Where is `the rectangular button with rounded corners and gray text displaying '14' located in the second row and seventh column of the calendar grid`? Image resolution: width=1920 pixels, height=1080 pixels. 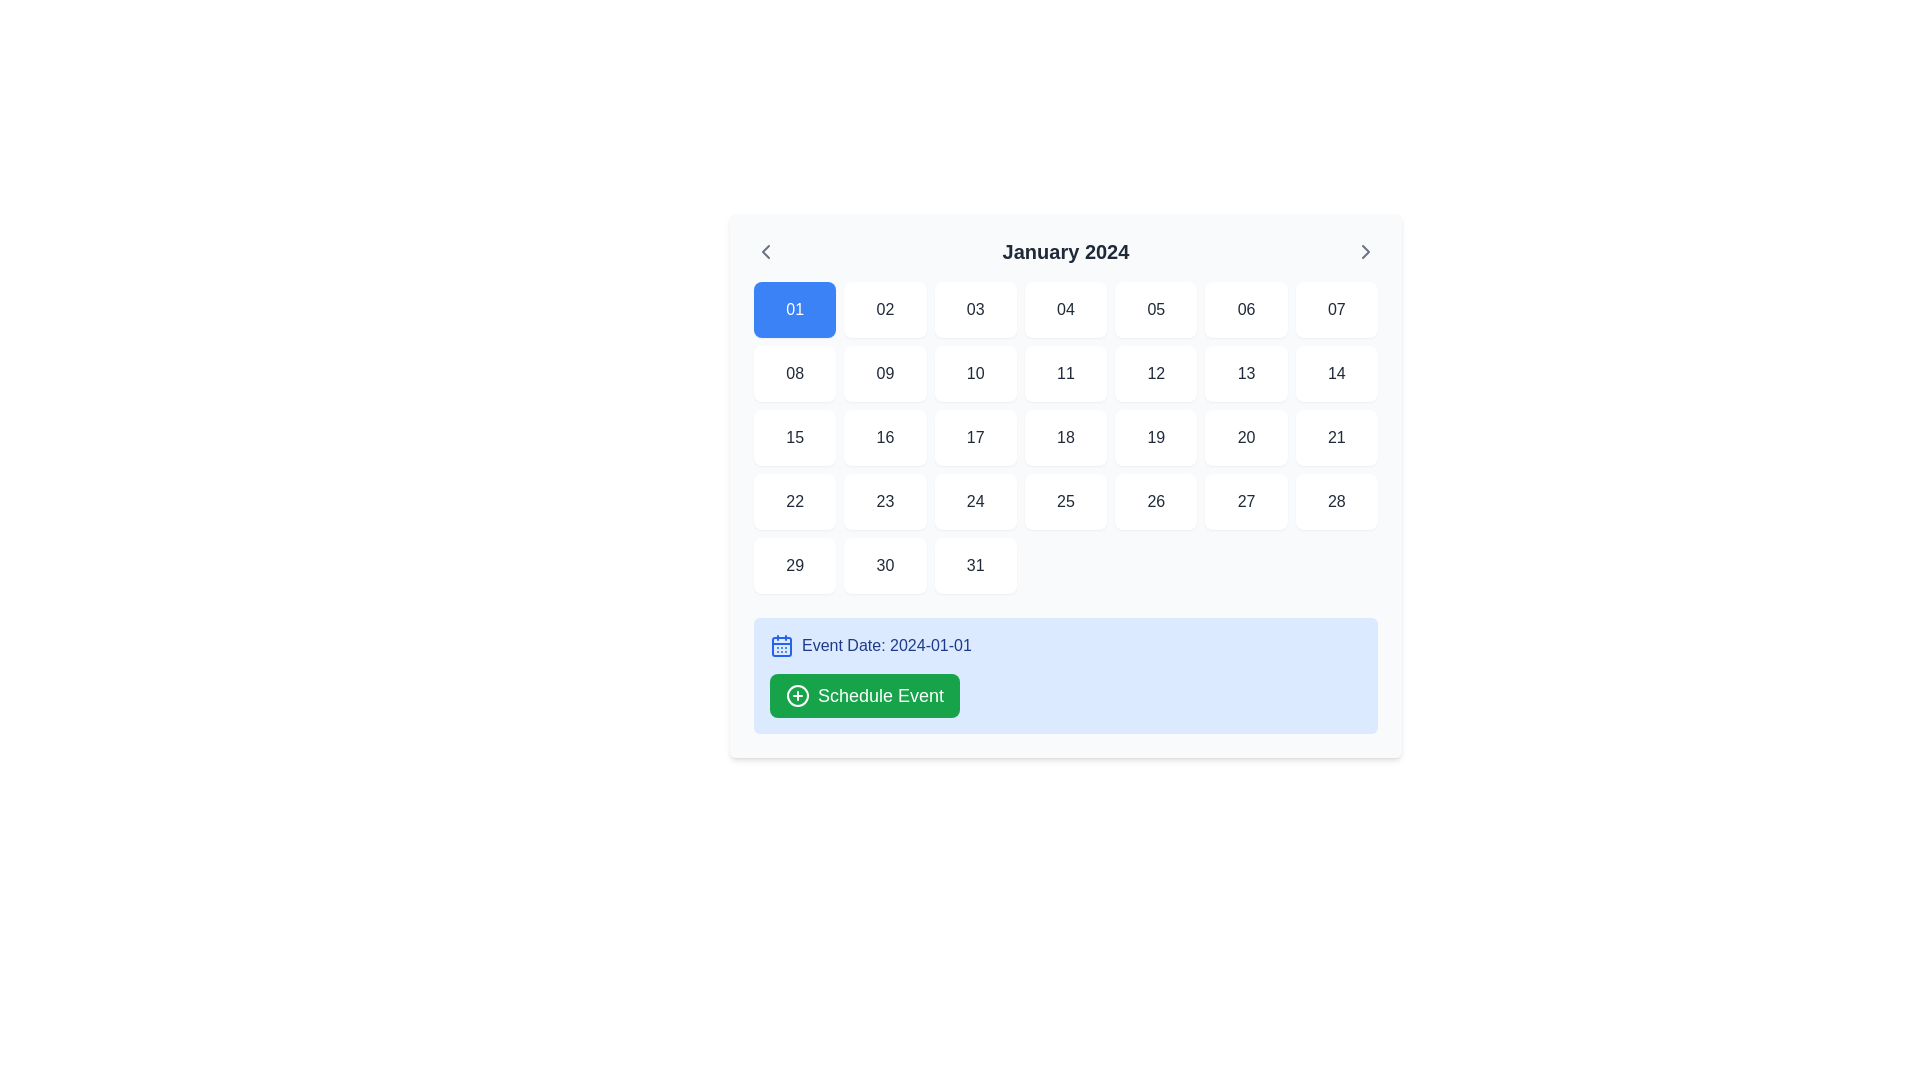
the rectangular button with rounded corners and gray text displaying '14' located in the second row and seventh column of the calendar grid is located at coordinates (1336, 374).